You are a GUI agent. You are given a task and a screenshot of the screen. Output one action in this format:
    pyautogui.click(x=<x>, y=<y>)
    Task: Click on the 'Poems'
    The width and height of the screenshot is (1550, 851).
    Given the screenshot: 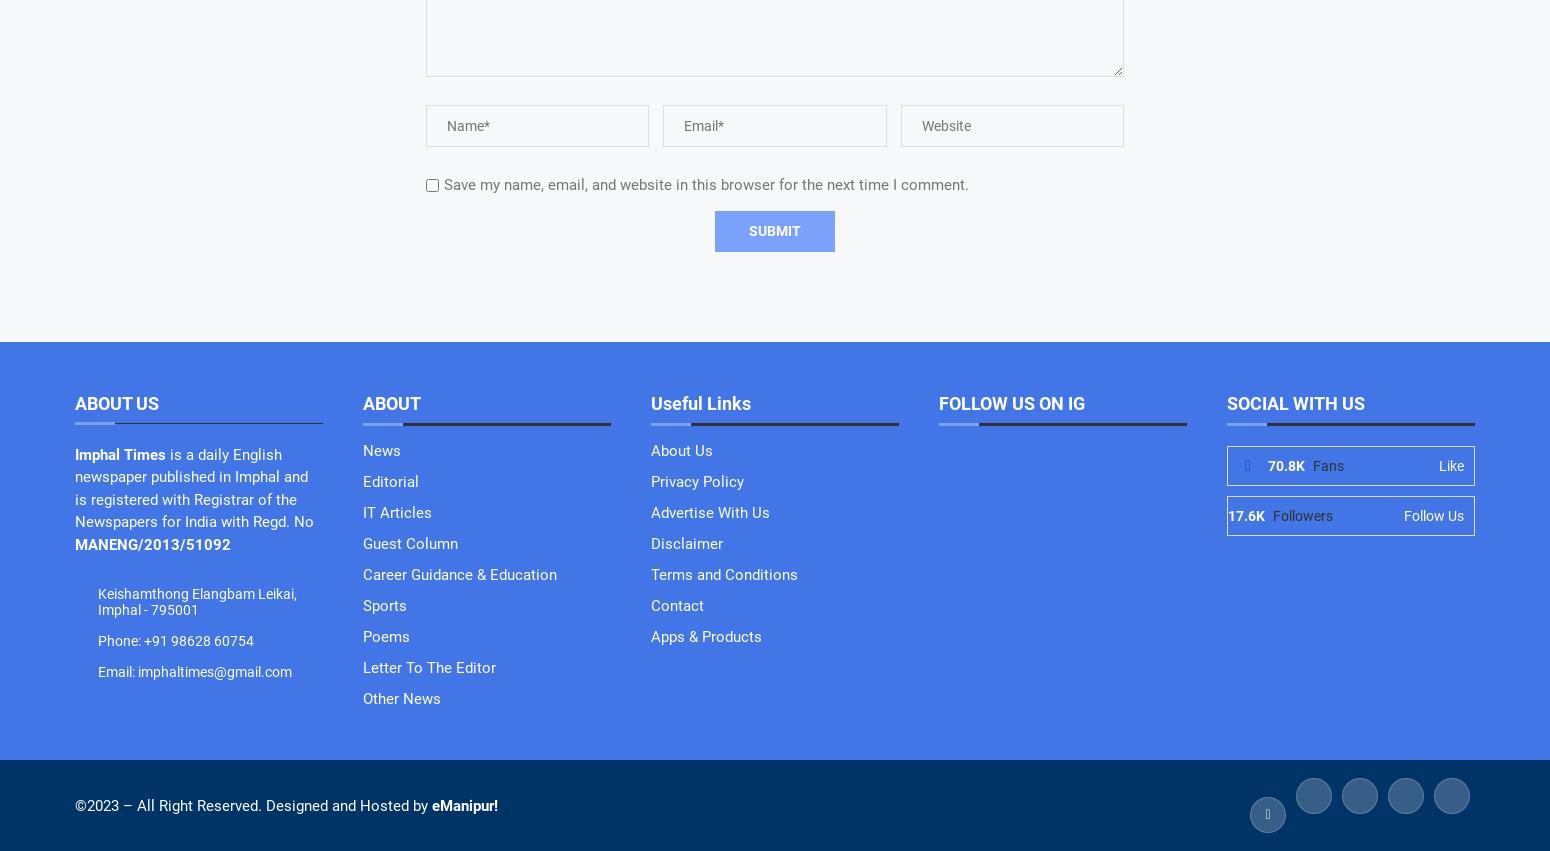 What is the action you would take?
    pyautogui.click(x=362, y=635)
    